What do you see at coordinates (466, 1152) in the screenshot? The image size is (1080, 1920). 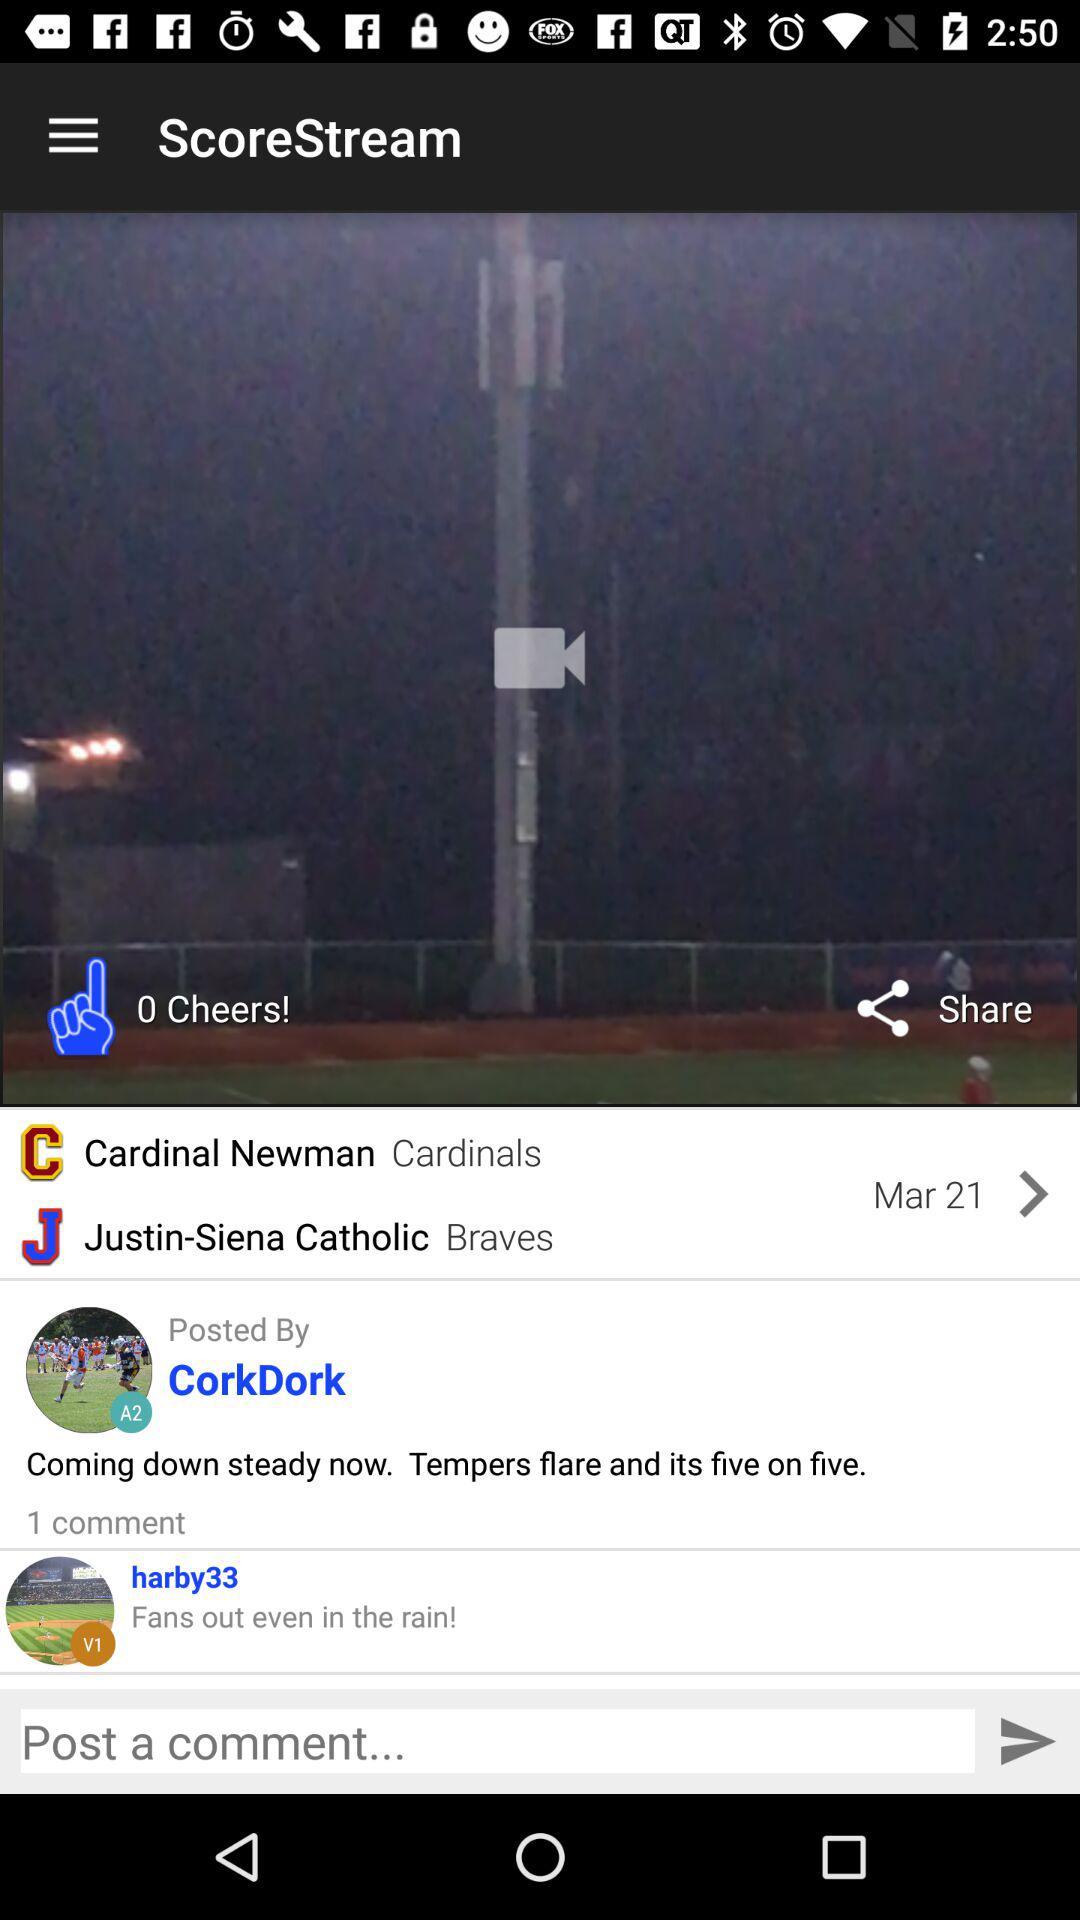 I see `the item above justin-siena catholic item` at bounding box center [466, 1152].